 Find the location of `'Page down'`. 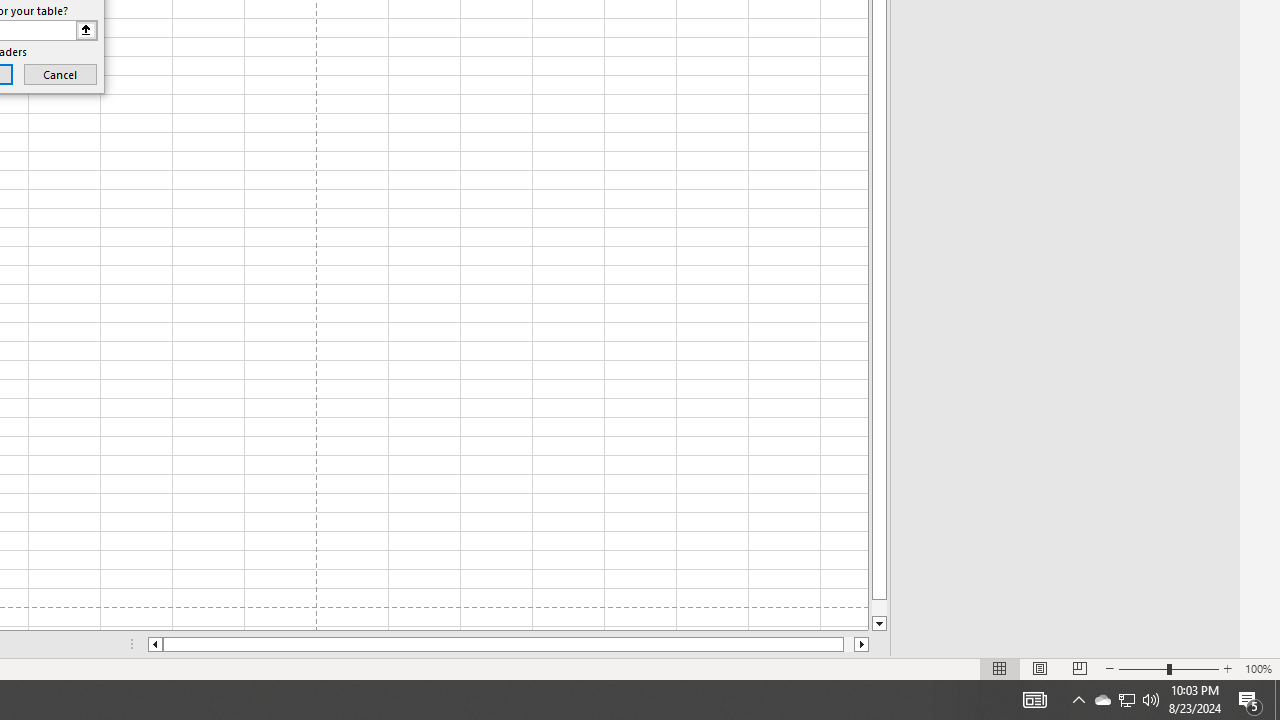

'Page down' is located at coordinates (879, 607).